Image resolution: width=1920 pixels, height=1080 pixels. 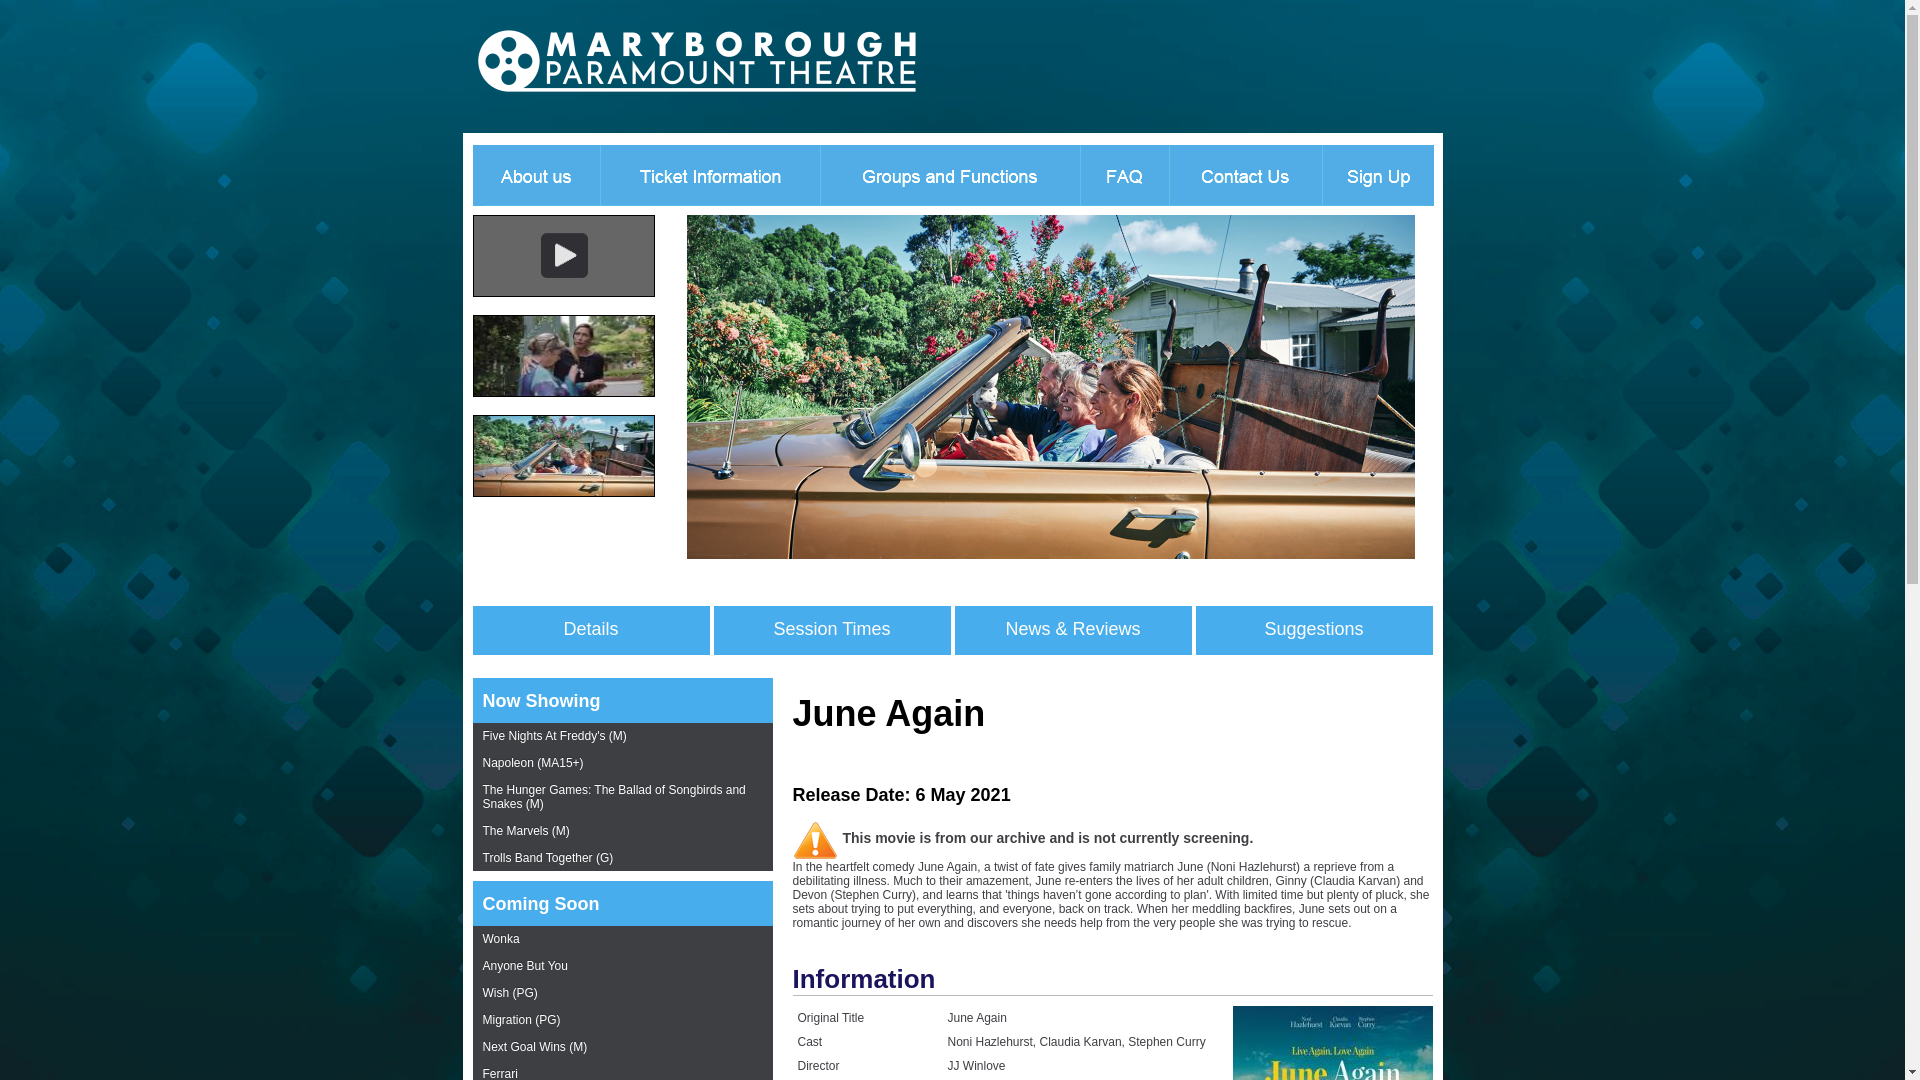 What do you see at coordinates (1243, 172) in the screenshot?
I see `'Contact Us'` at bounding box center [1243, 172].